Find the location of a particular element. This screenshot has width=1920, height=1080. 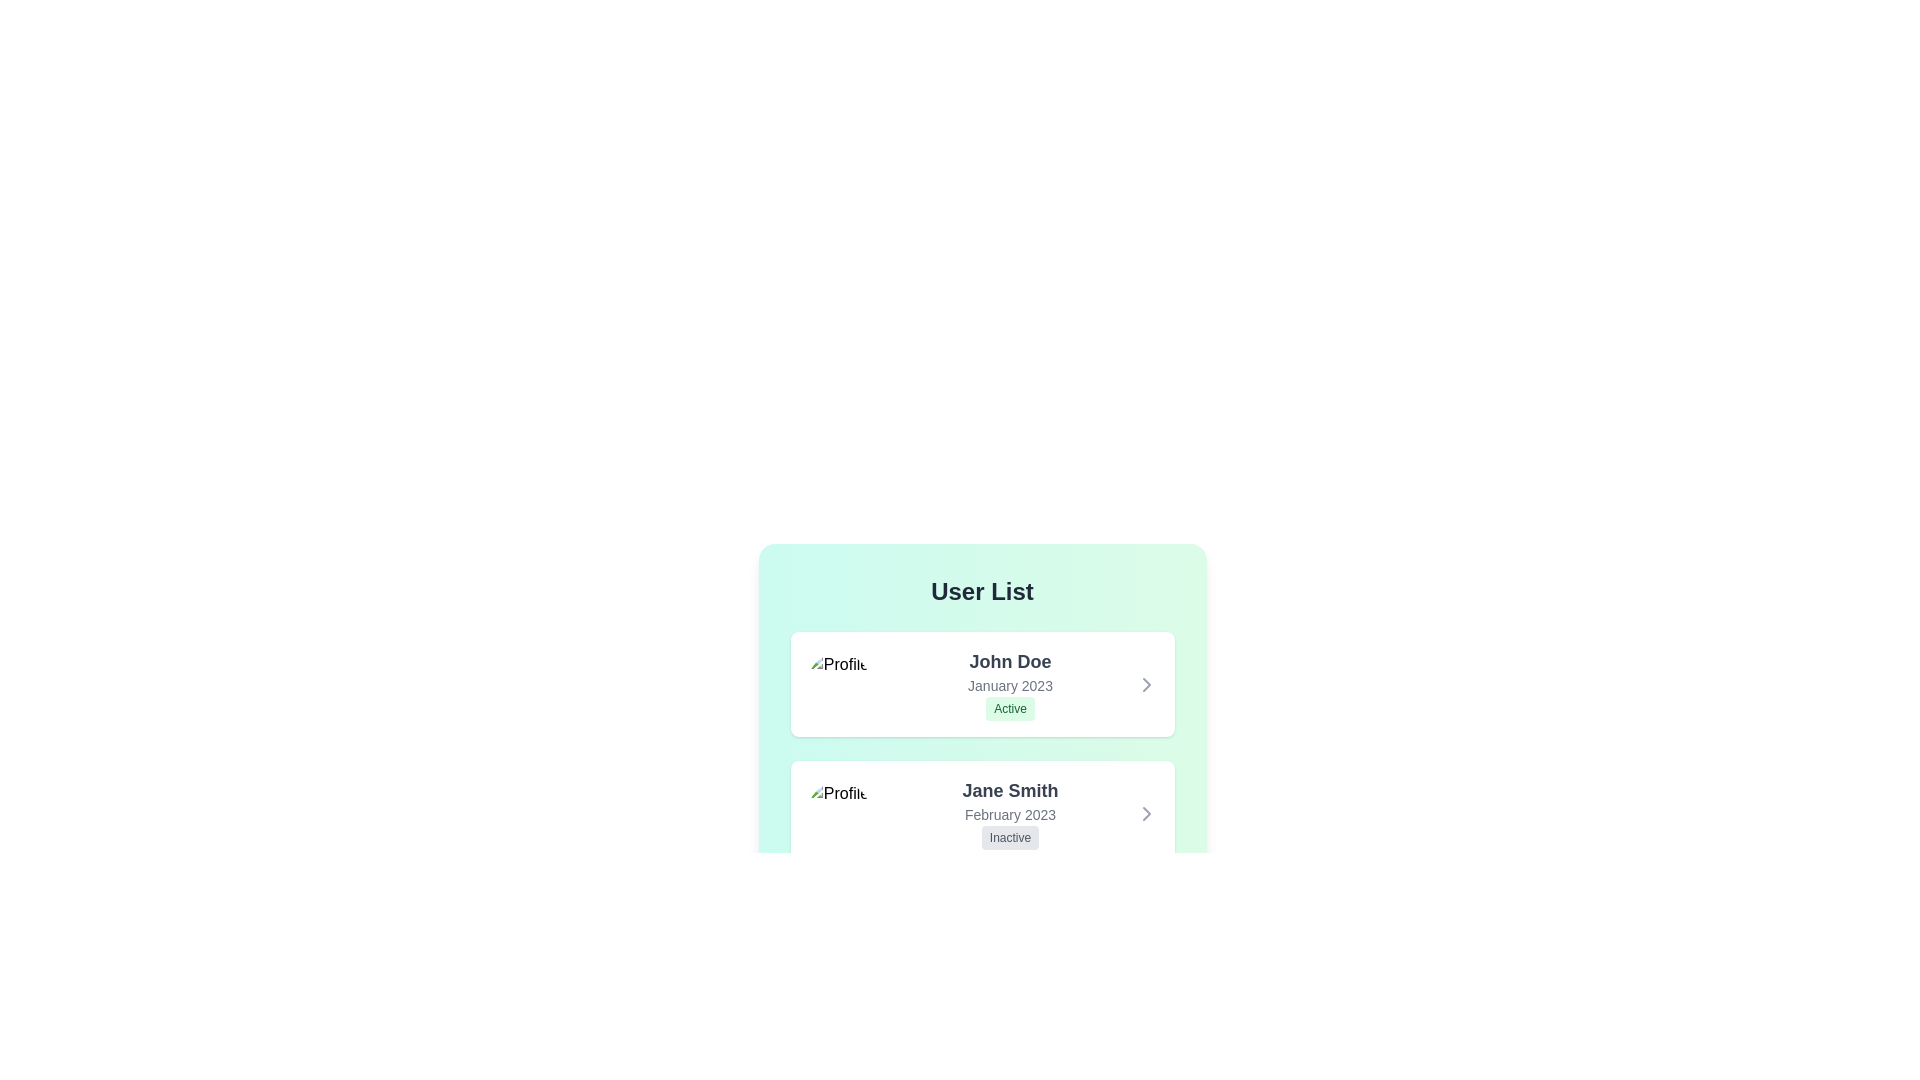

the user item corresponding to Jane Smith is located at coordinates (982, 813).